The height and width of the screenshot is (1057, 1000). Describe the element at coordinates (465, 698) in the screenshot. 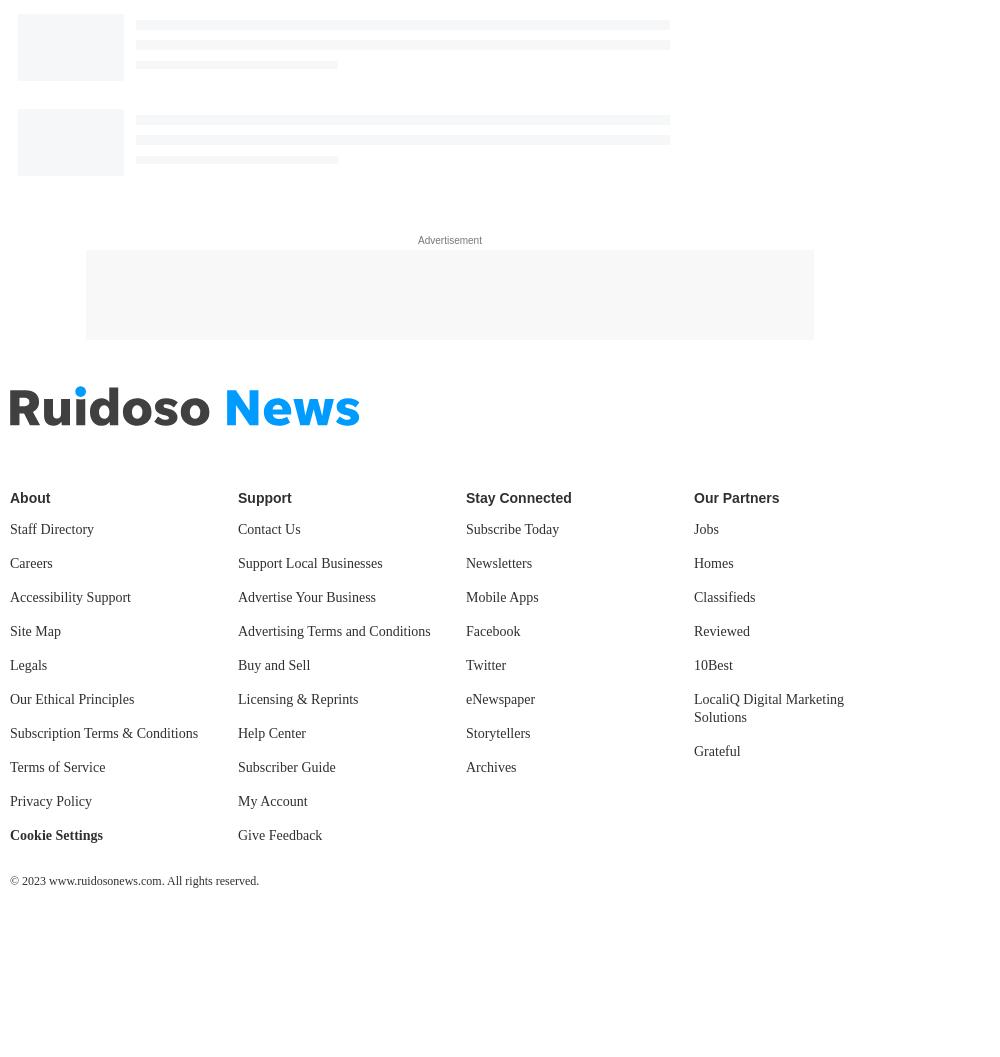

I see `'eNewspaper'` at that location.